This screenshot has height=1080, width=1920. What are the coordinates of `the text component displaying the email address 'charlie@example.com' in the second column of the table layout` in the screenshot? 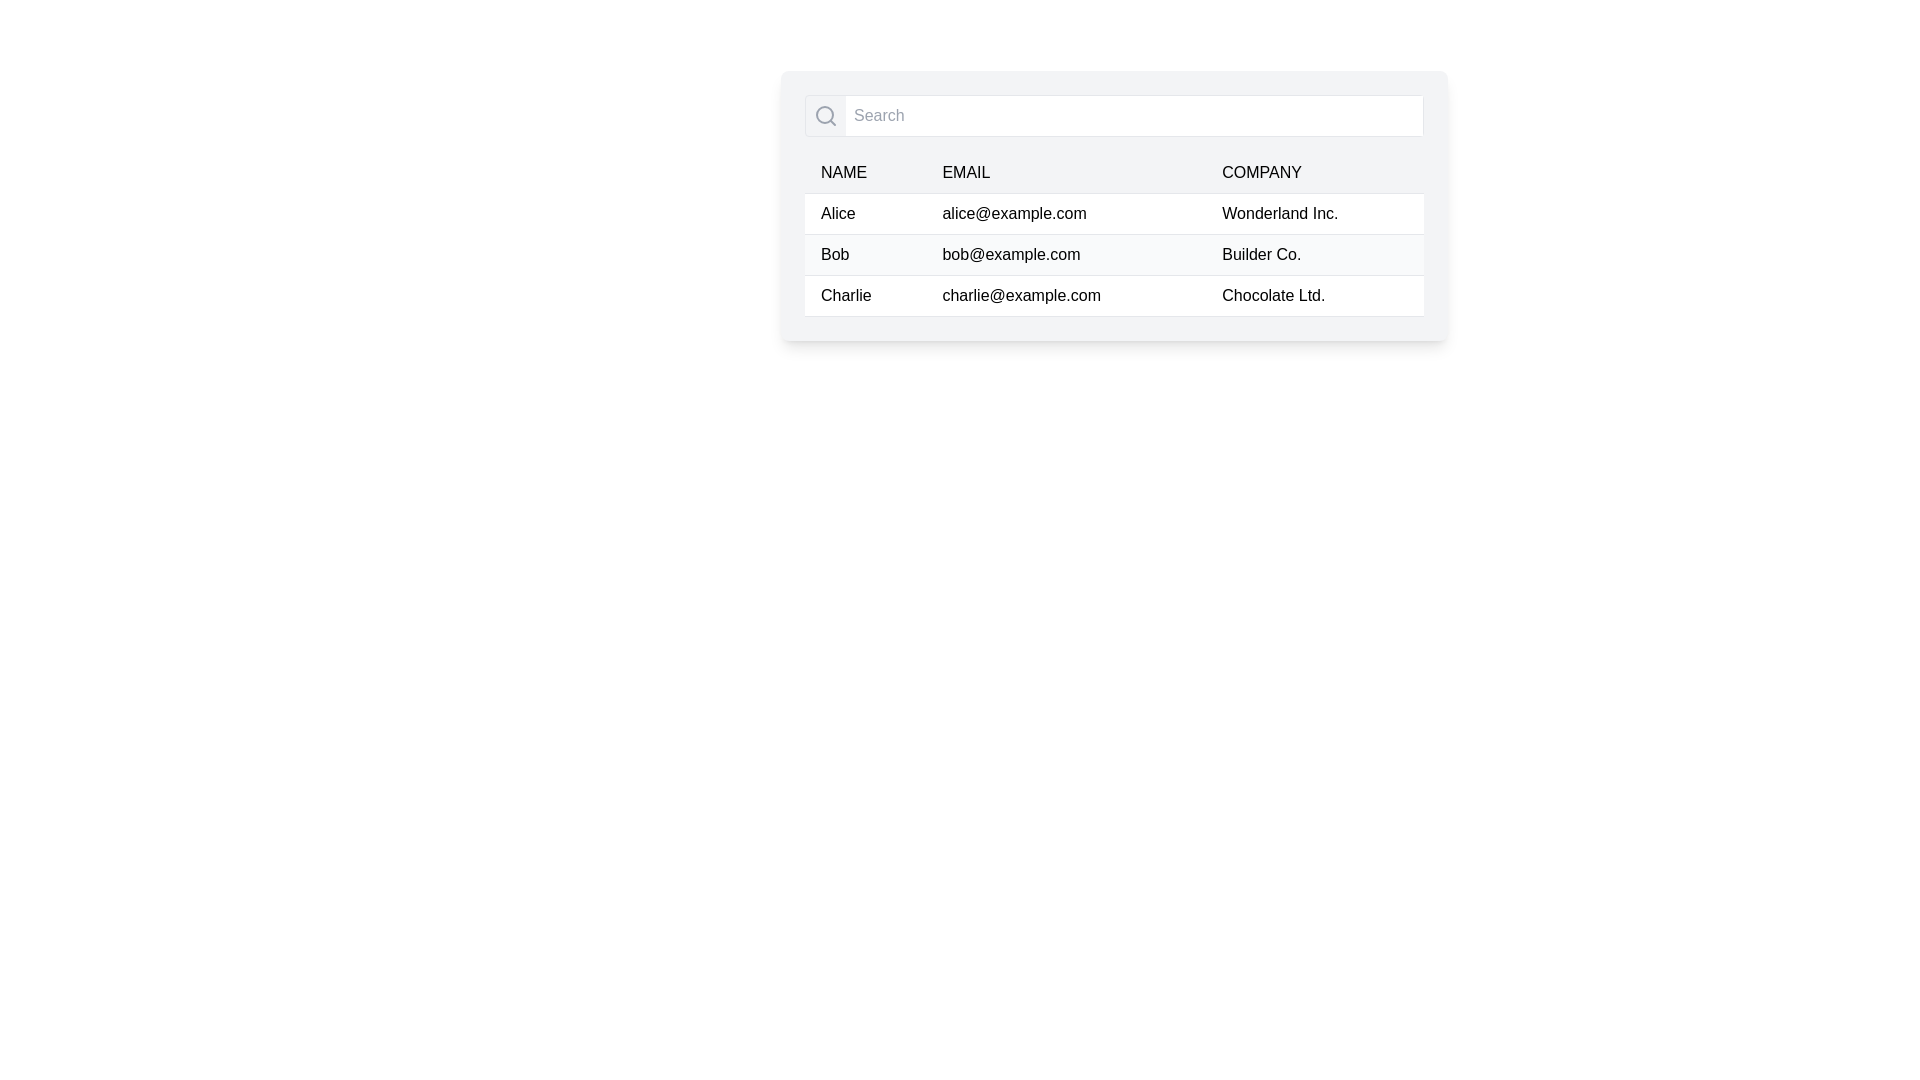 It's located at (1065, 296).